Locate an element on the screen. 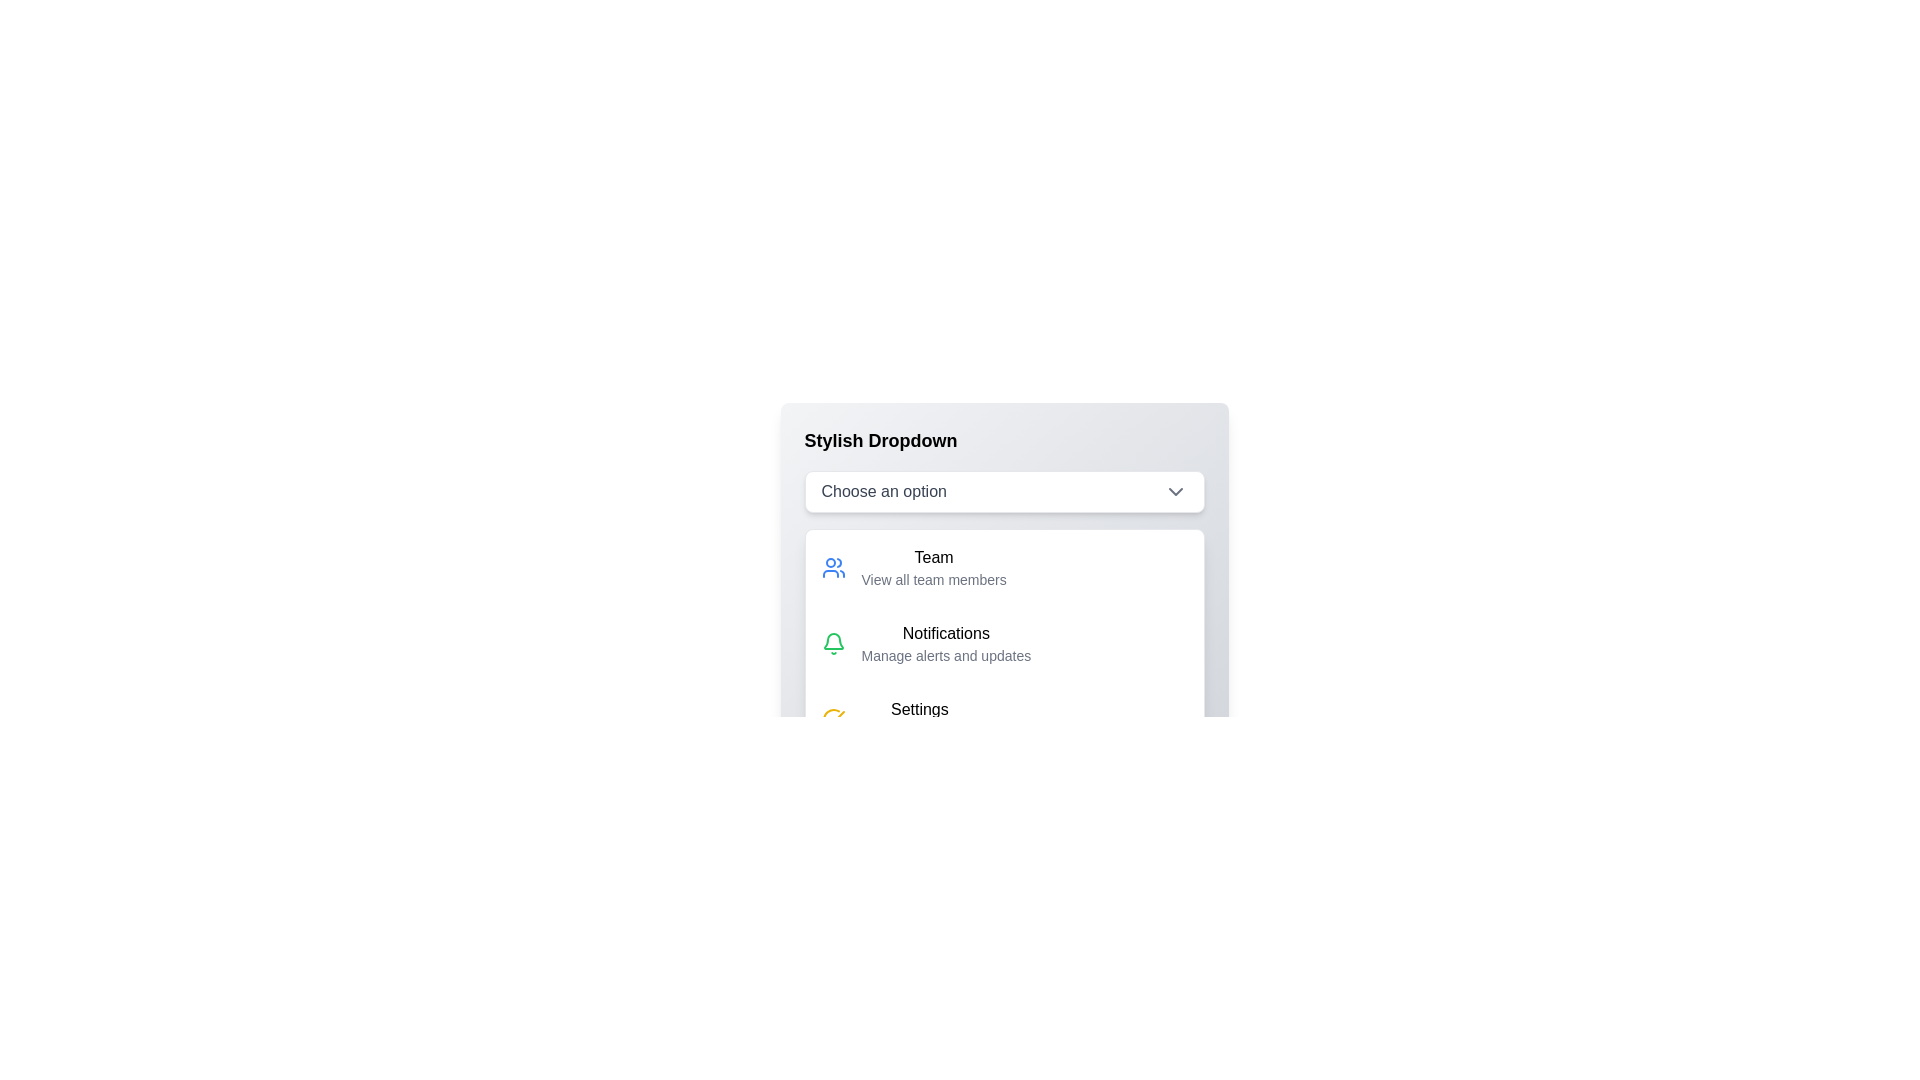 Image resolution: width=1920 pixels, height=1080 pixels. the 'Team' text label, which is a bold, medium-sized font element prominently placed next to a team icon within the 'Stylish Dropdown' menu is located at coordinates (933, 558).